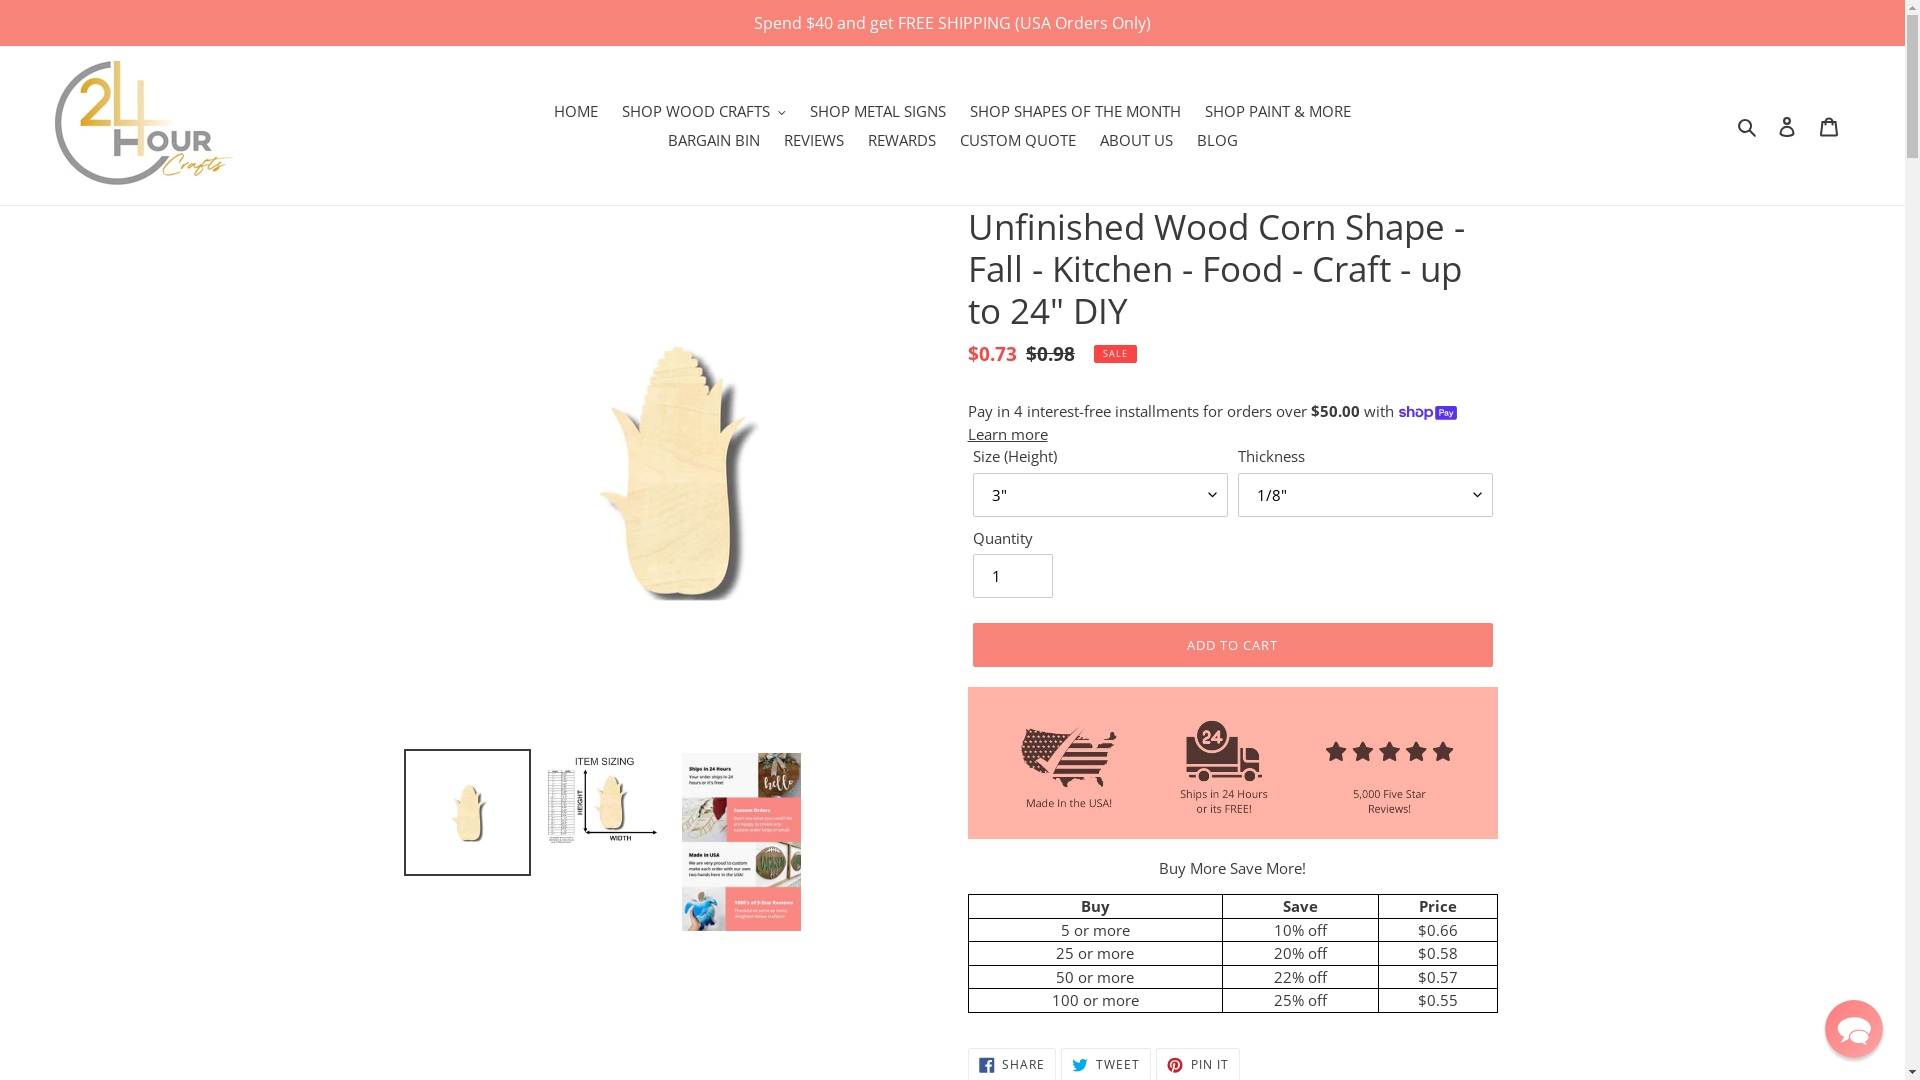  I want to click on 'SHOP WOOD CRAFTS', so click(704, 111).